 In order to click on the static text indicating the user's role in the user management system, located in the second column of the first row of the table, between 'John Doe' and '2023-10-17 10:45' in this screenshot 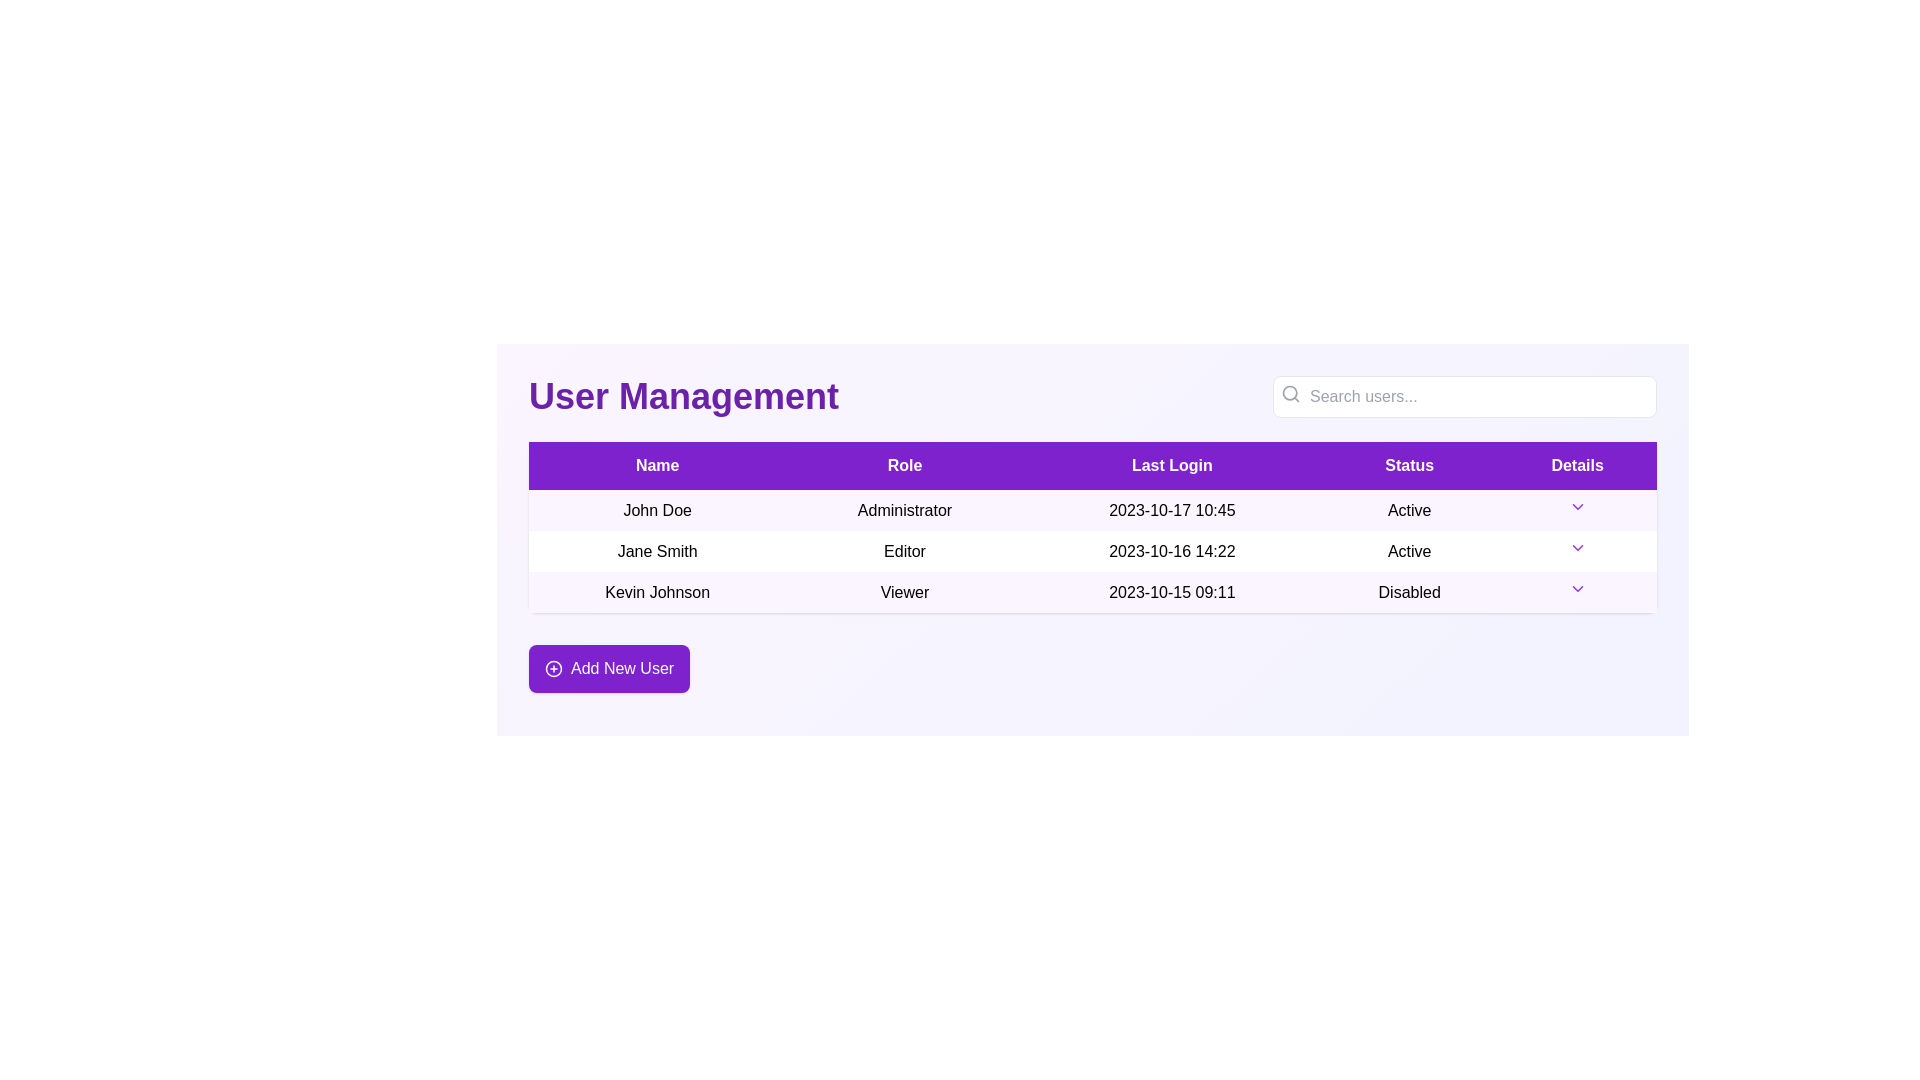, I will do `click(903, 509)`.